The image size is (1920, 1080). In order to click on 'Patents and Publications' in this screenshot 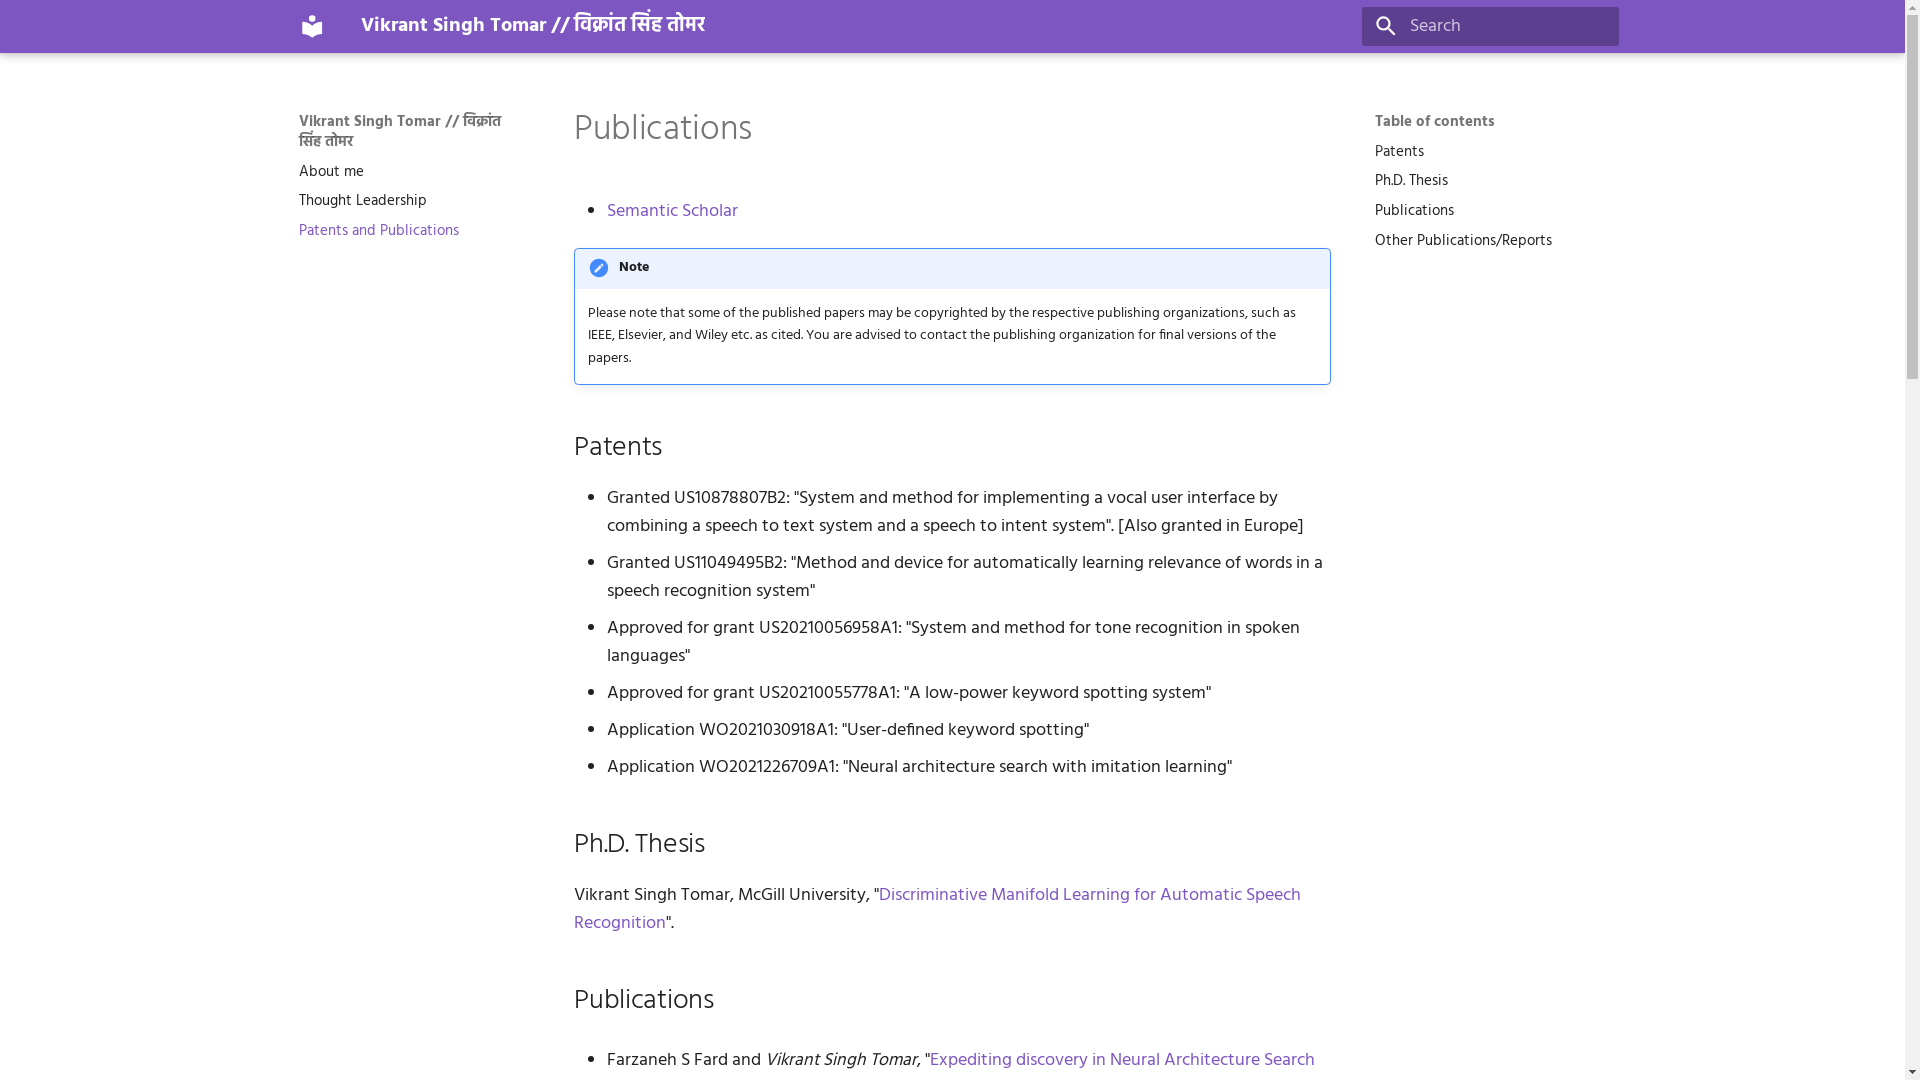, I will do `click(297, 230)`.